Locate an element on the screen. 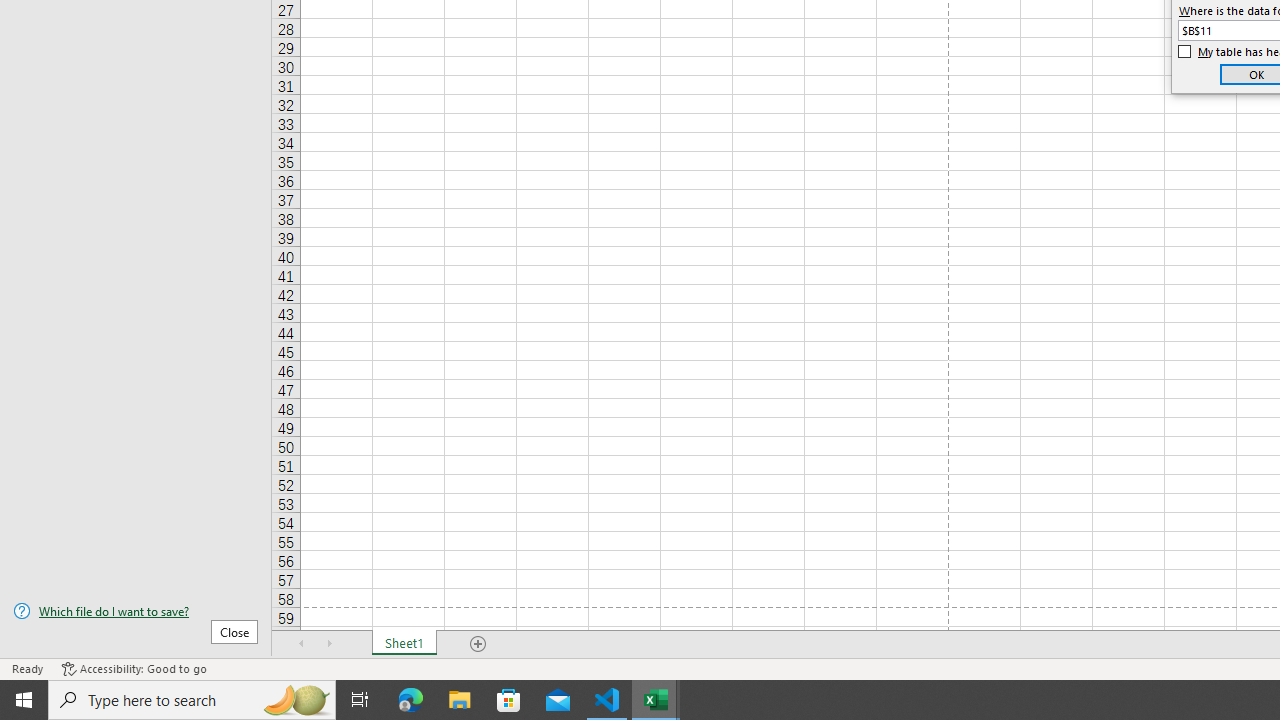 The image size is (1280, 720). 'Which file do I want to save?' is located at coordinates (135, 610).